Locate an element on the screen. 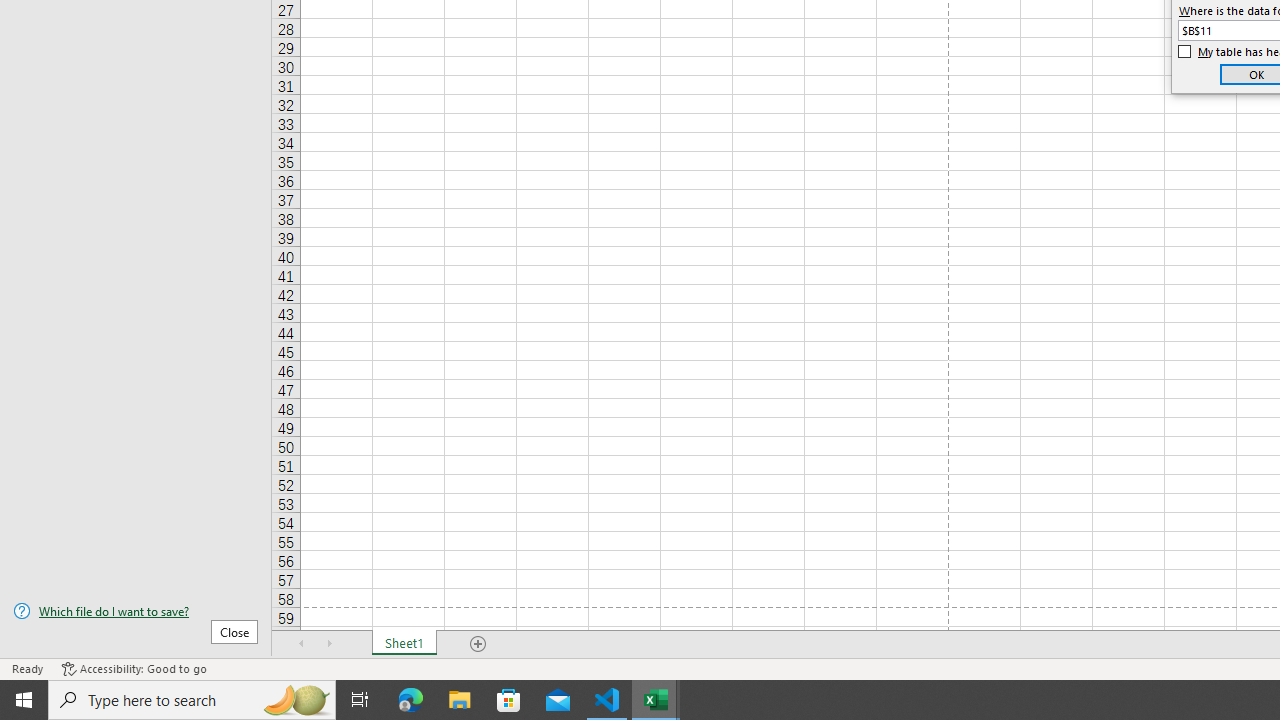 The image size is (1280, 720). 'Which file do I want to save?' is located at coordinates (135, 610).